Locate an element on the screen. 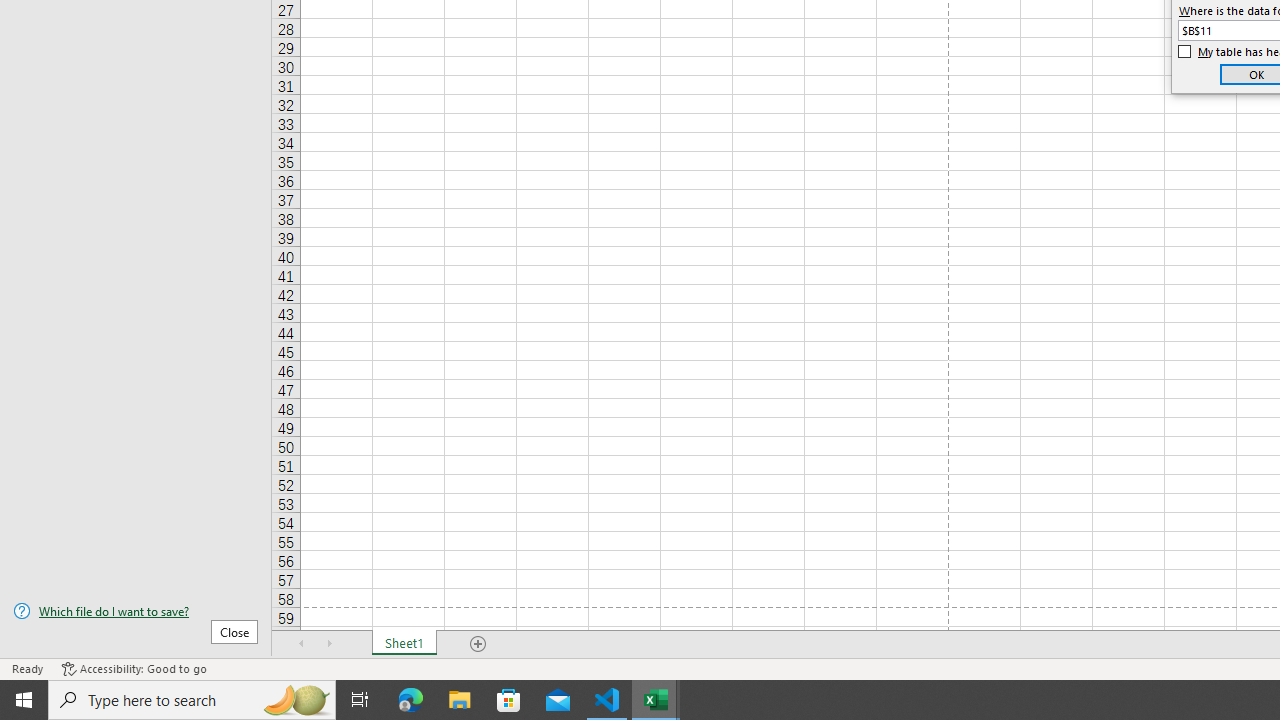 The image size is (1280, 720). 'Which file do I want to save?' is located at coordinates (135, 610).